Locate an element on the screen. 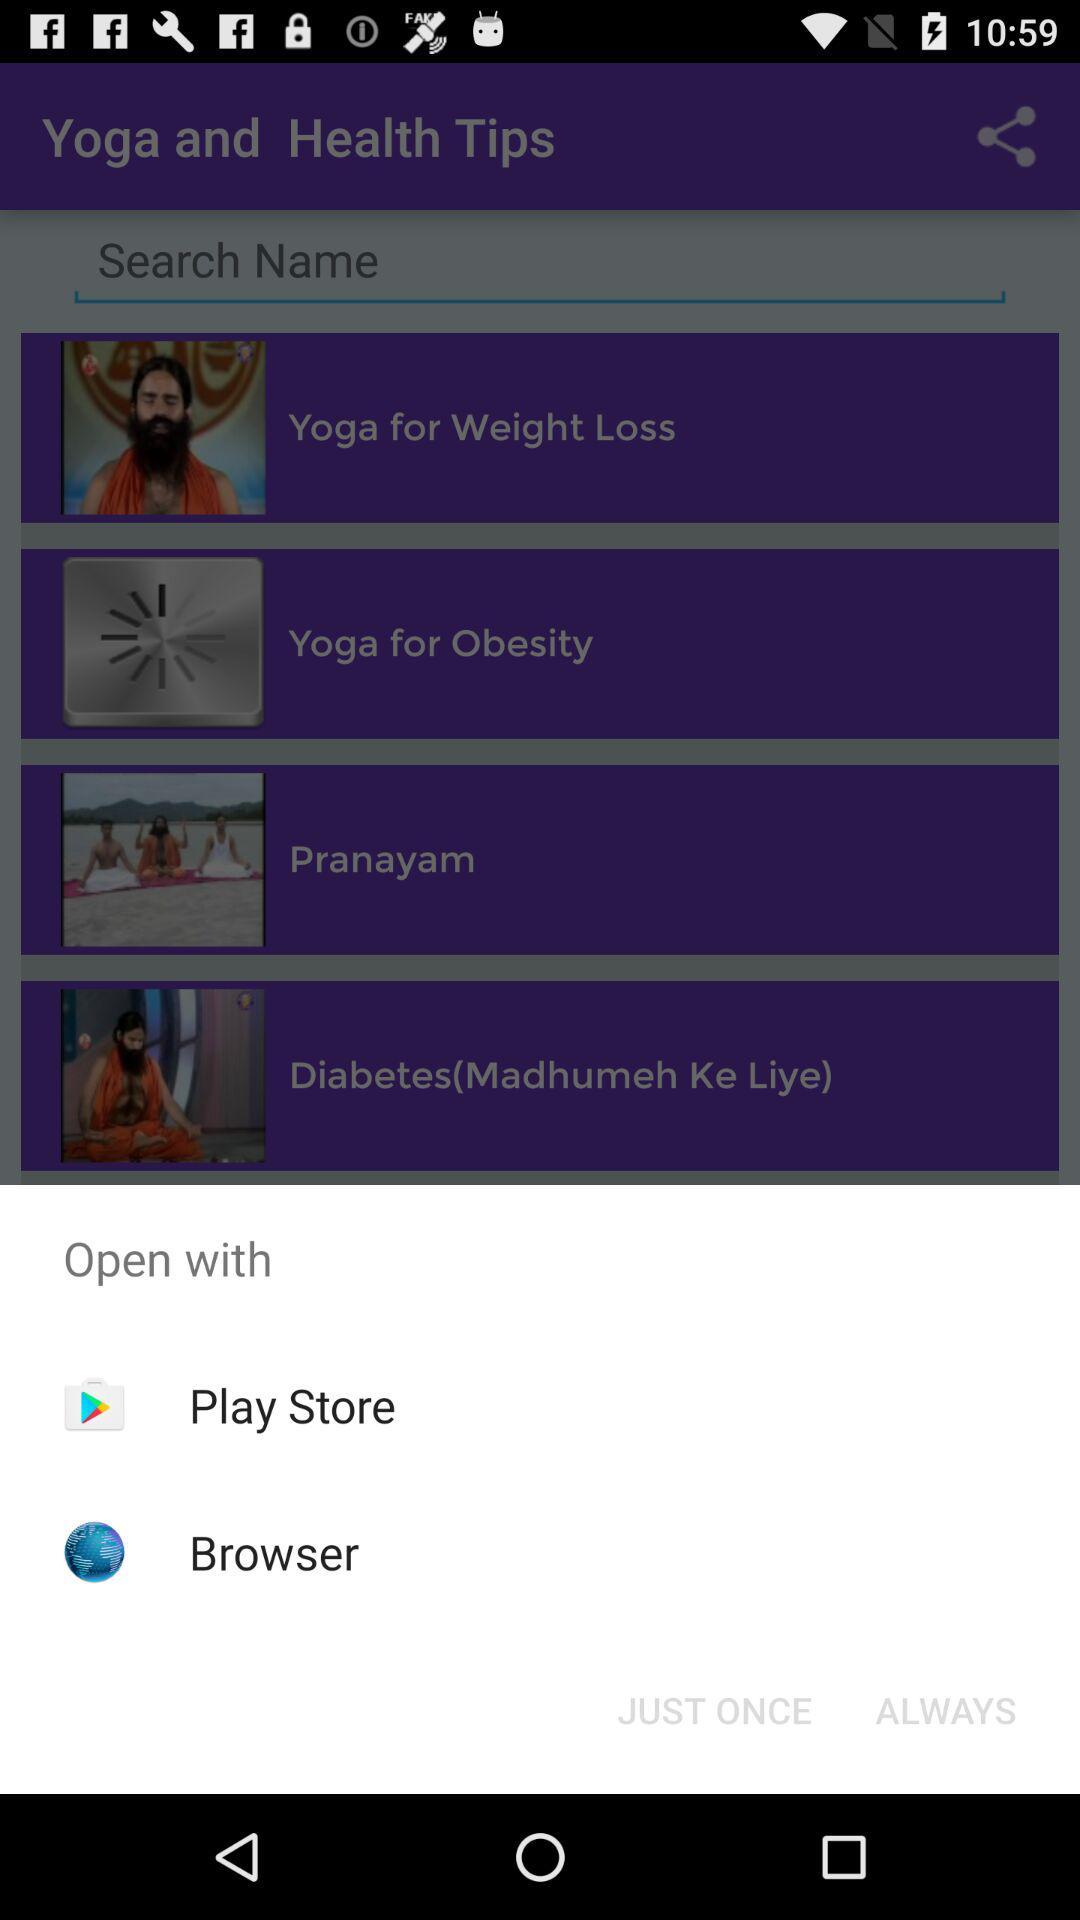 This screenshot has height=1920, width=1080. the item next to just once icon is located at coordinates (945, 1708).